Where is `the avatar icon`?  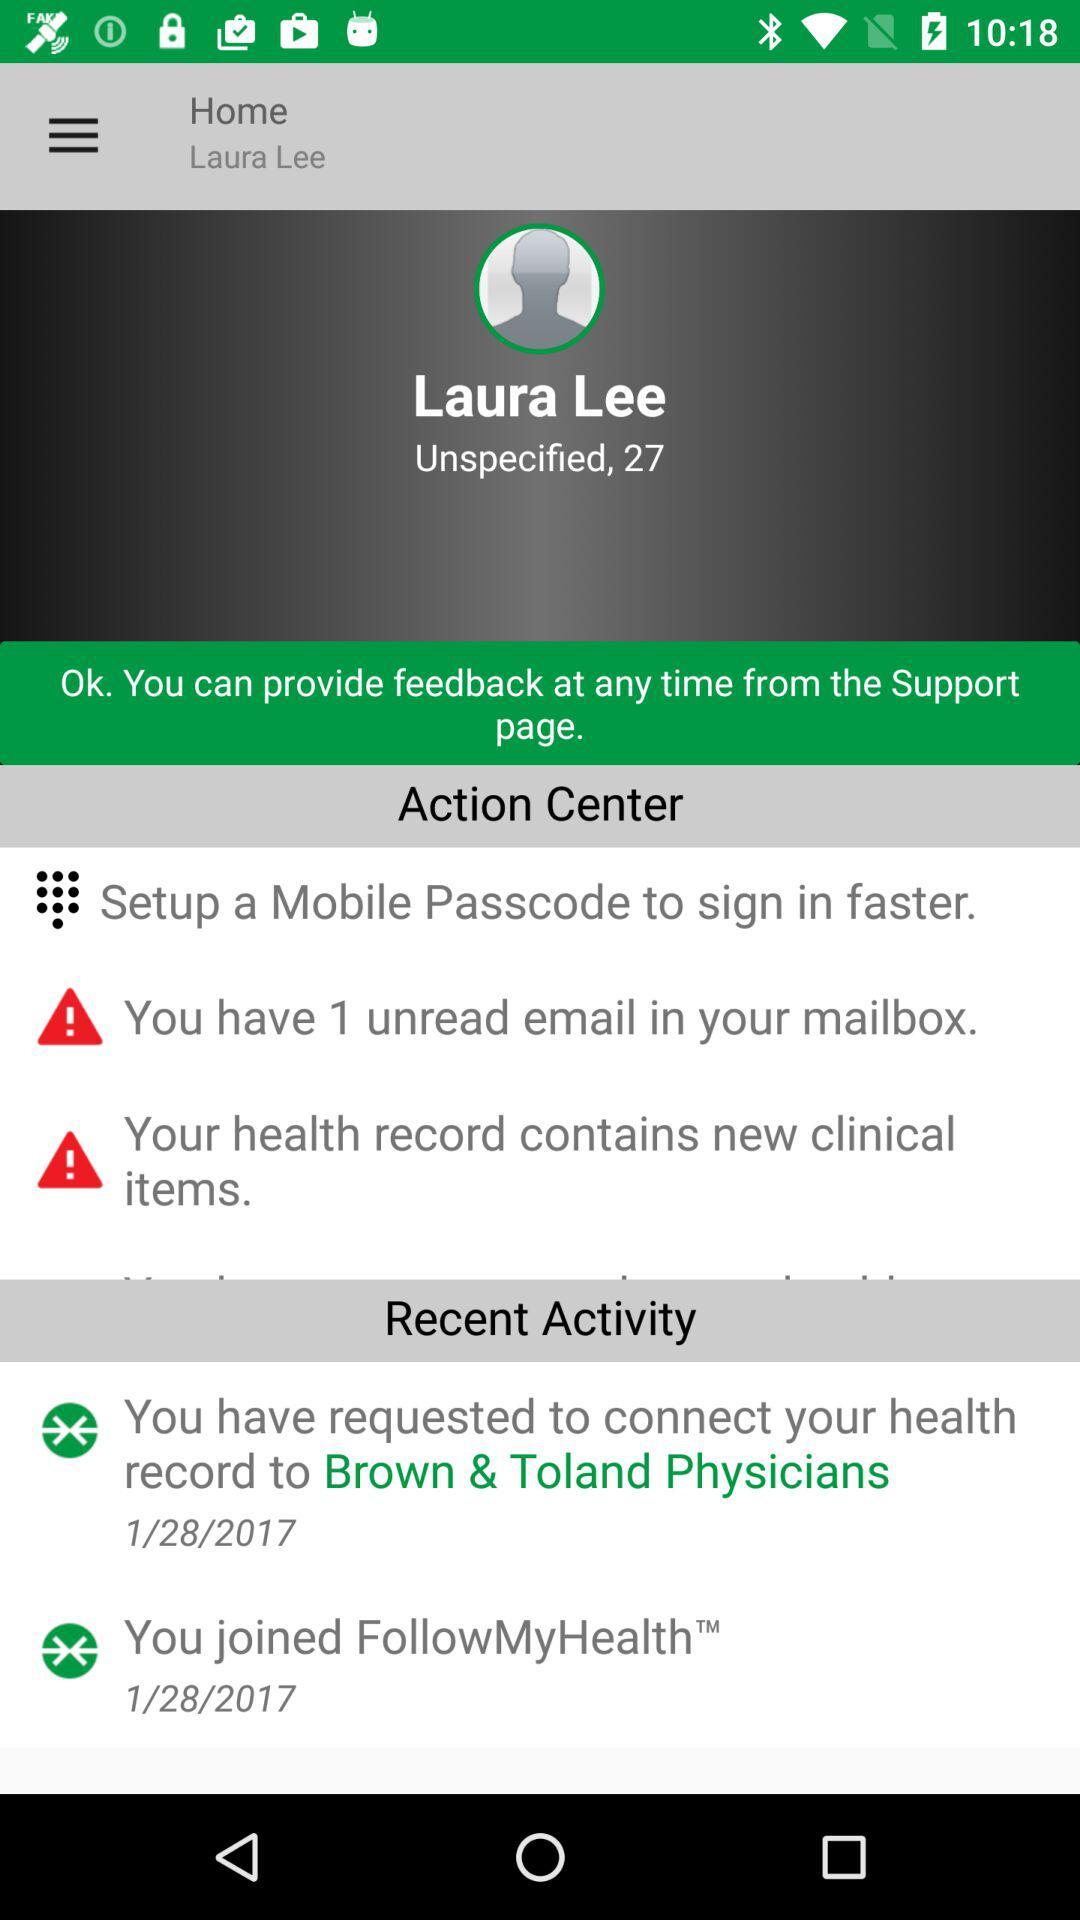
the avatar icon is located at coordinates (538, 288).